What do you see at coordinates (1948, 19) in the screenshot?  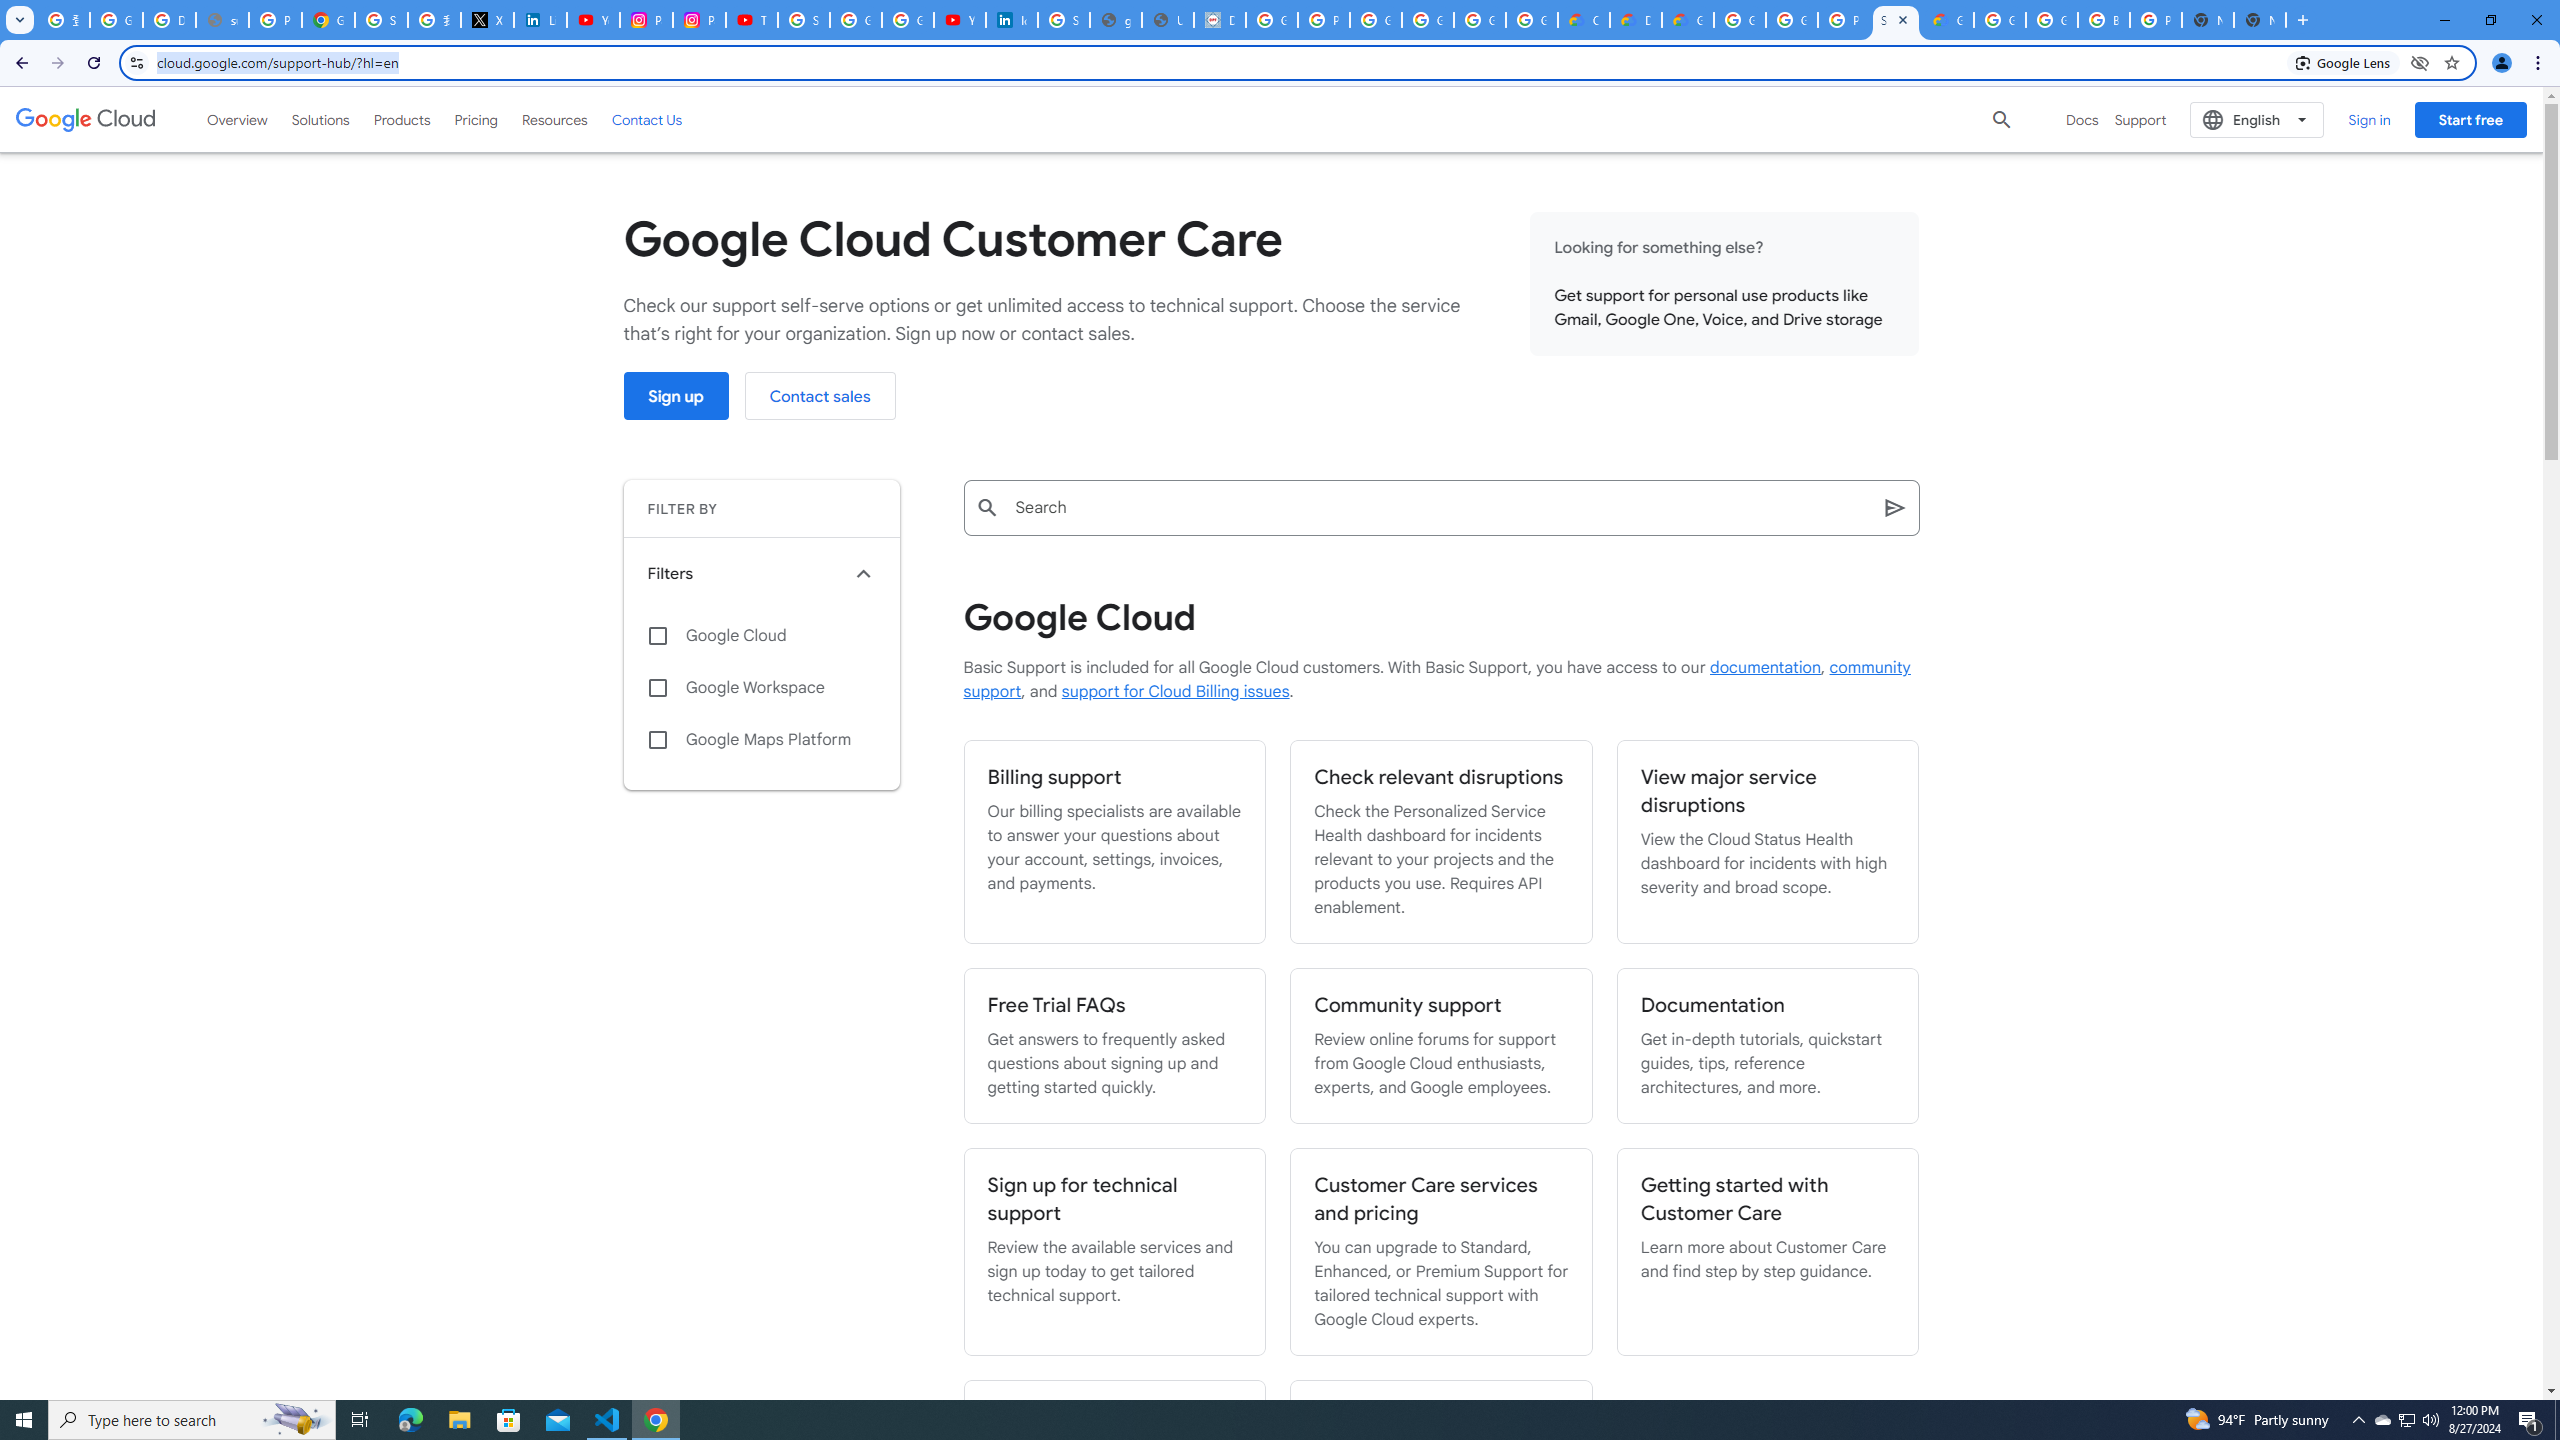 I see `'Google Cloud Service Health'` at bounding box center [1948, 19].